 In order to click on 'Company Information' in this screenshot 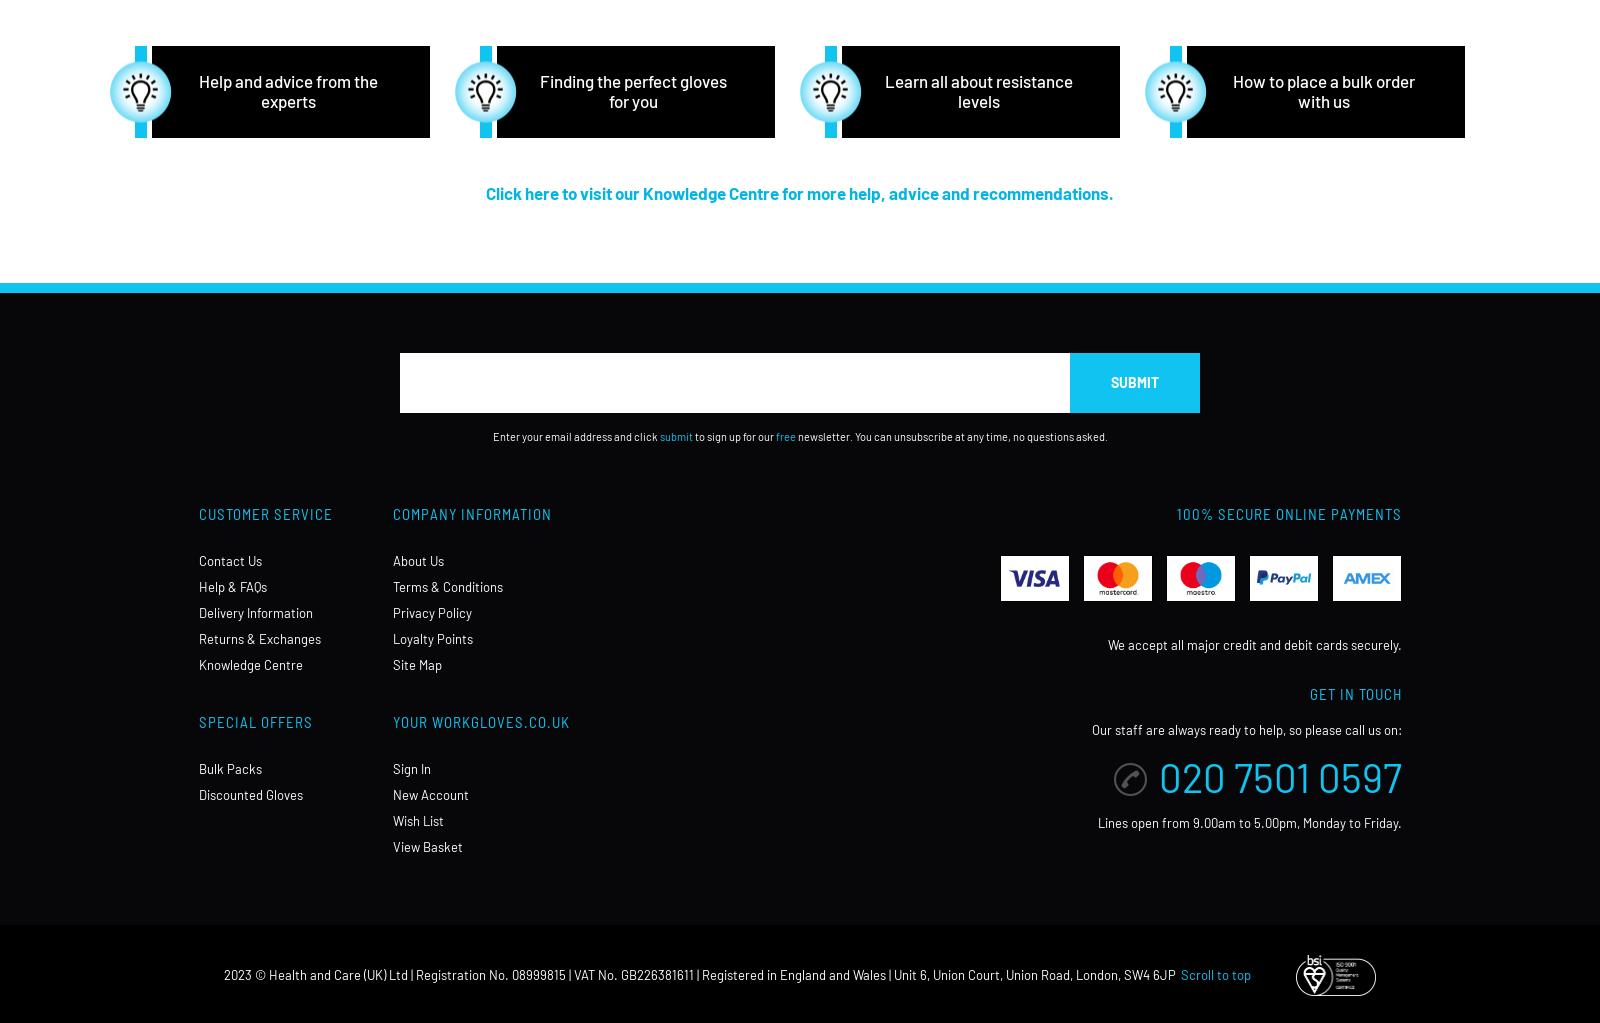, I will do `click(470, 512)`.